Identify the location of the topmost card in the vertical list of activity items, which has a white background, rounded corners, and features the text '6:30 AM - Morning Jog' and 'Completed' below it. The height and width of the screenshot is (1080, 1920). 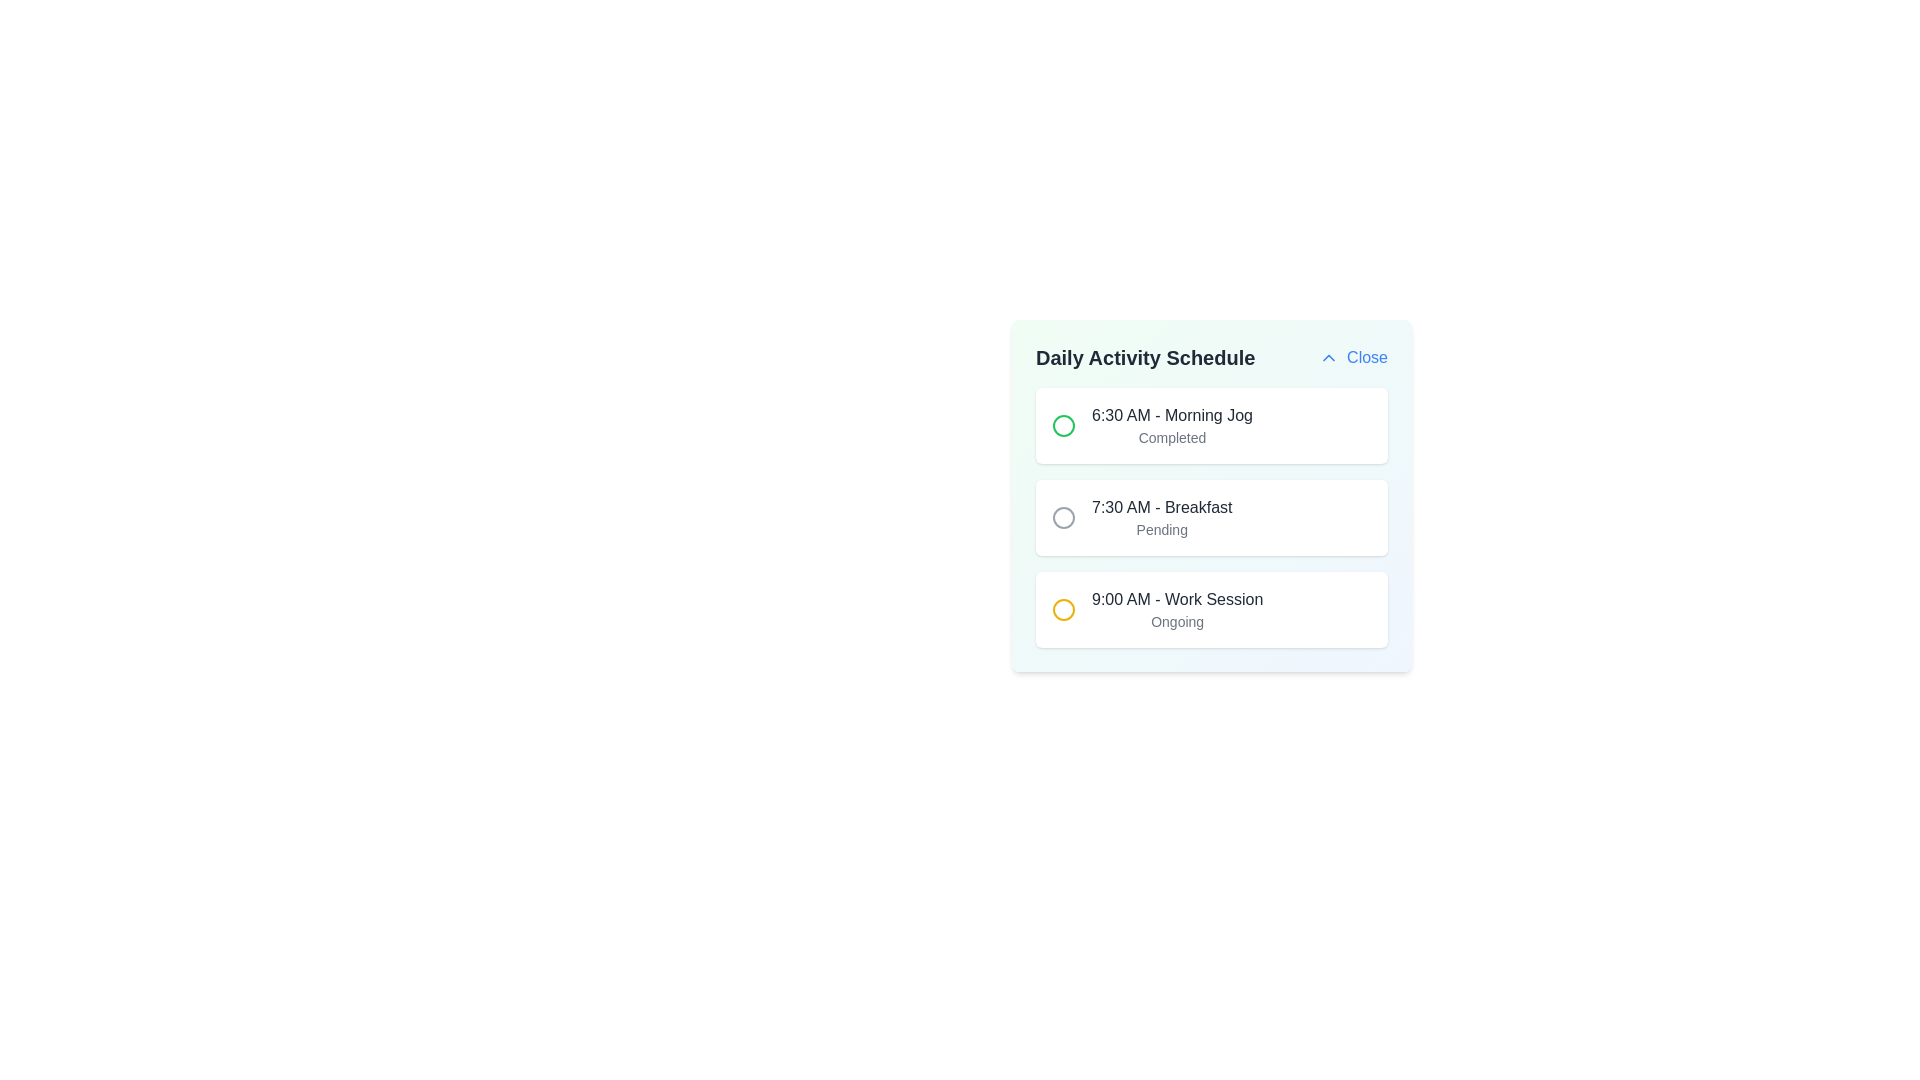
(1210, 424).